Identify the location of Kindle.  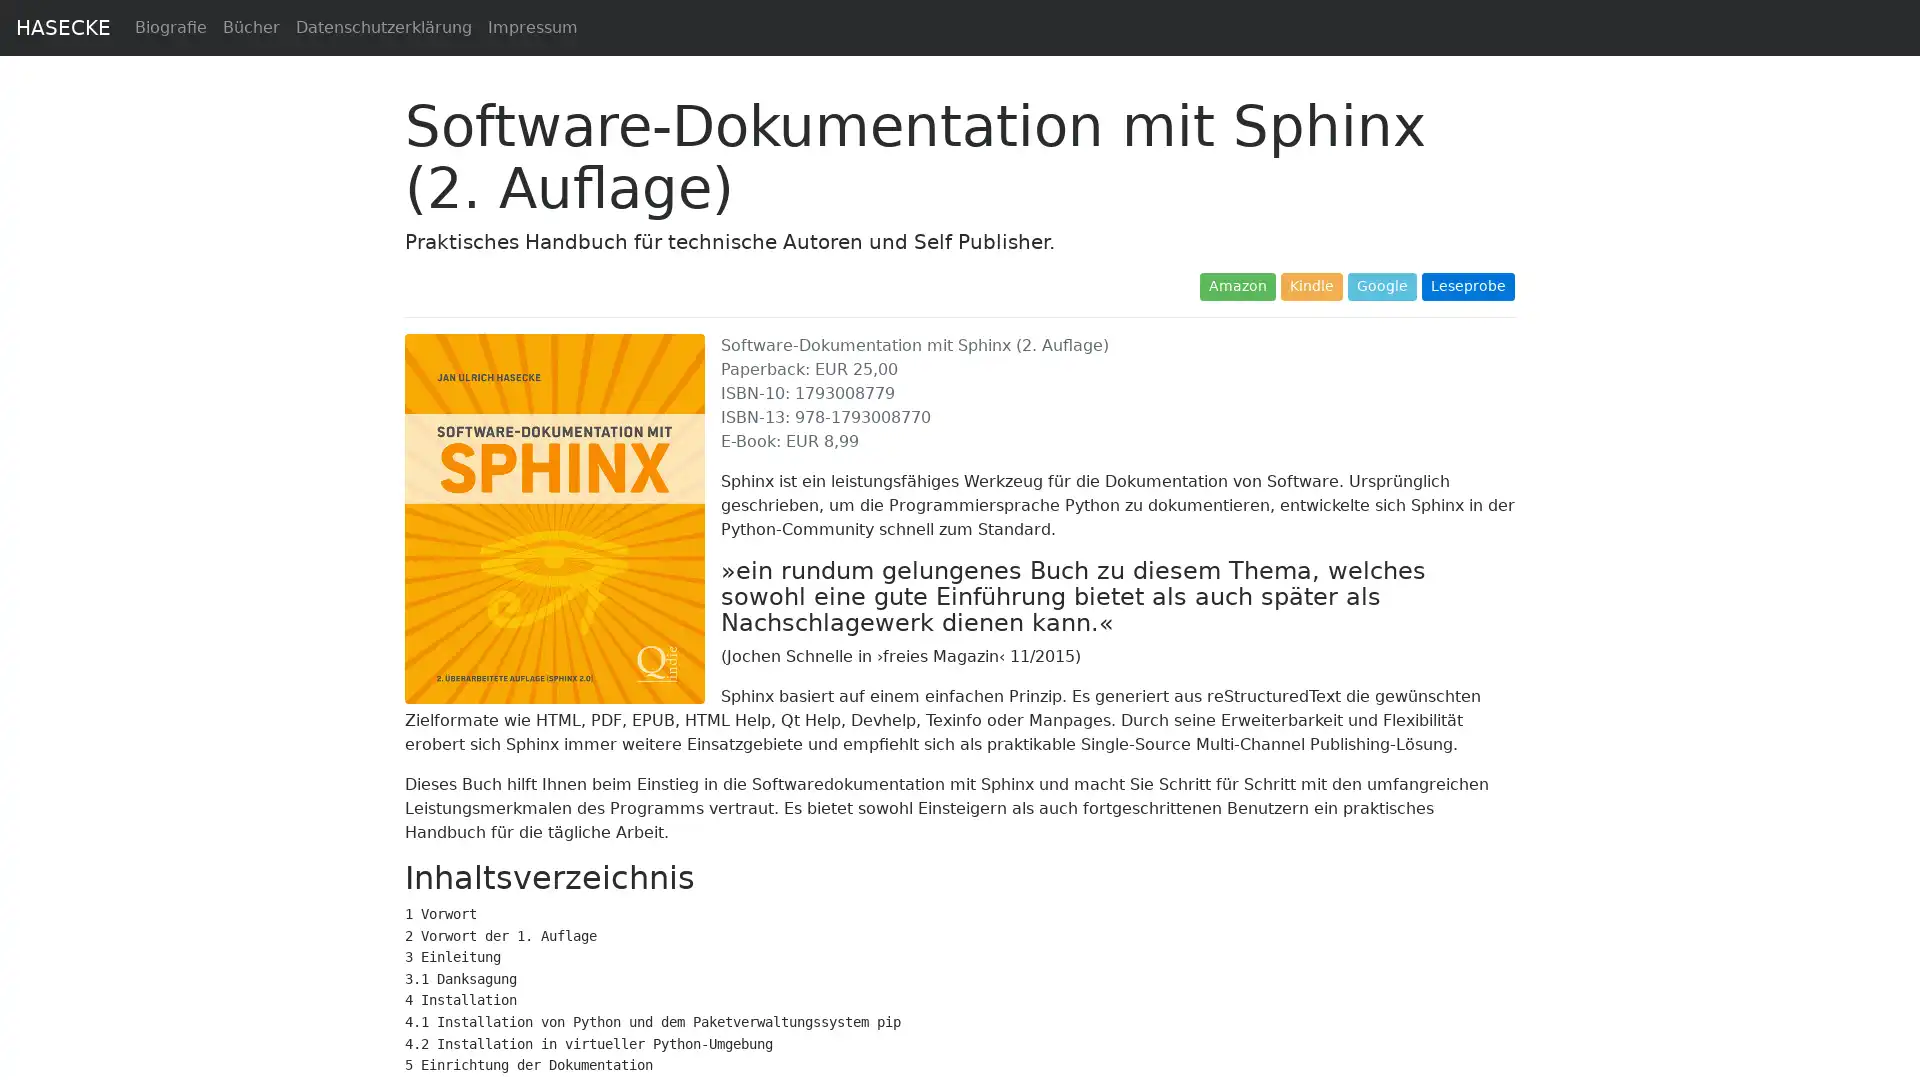
(1311, 286).